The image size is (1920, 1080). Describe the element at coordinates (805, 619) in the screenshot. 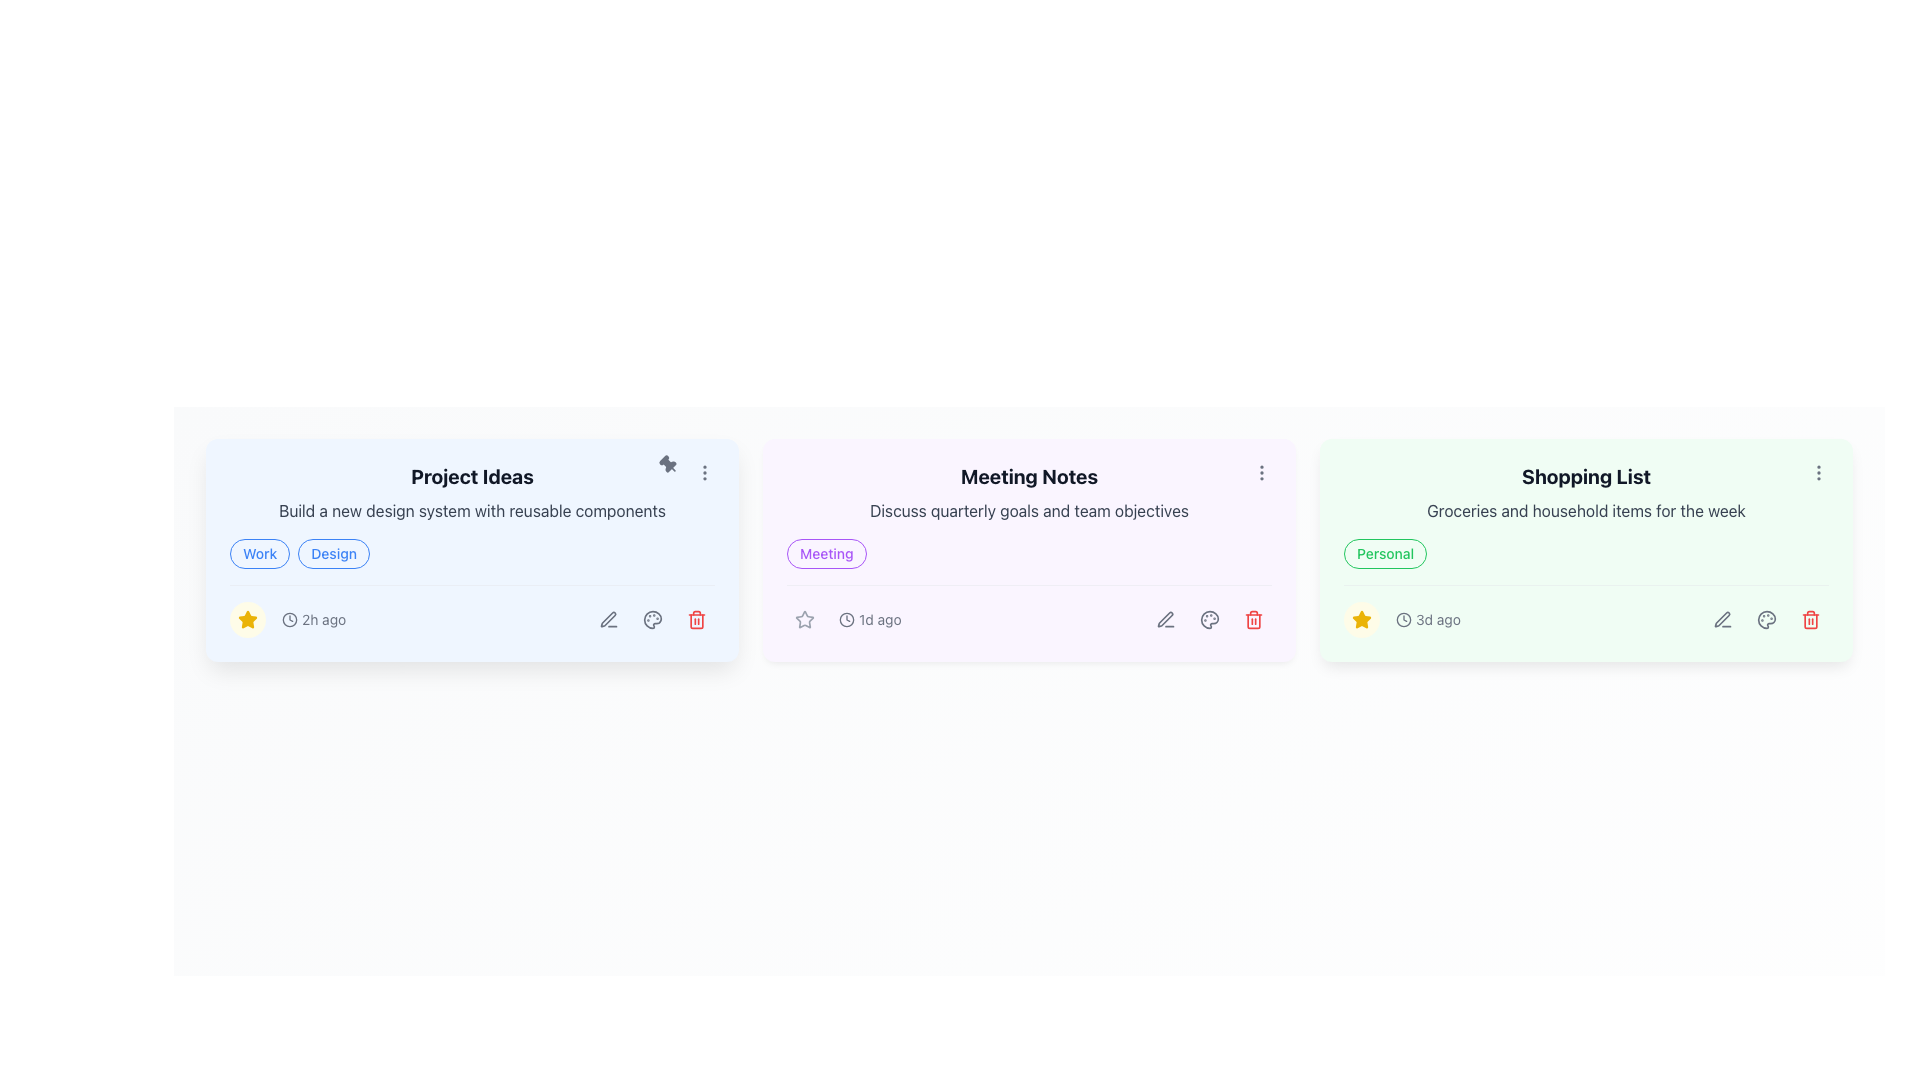

I see `the star icon button located at the bottom-left corner of the 'Meeting Notes' card to favorite or unfavorite the associated item` at that location.